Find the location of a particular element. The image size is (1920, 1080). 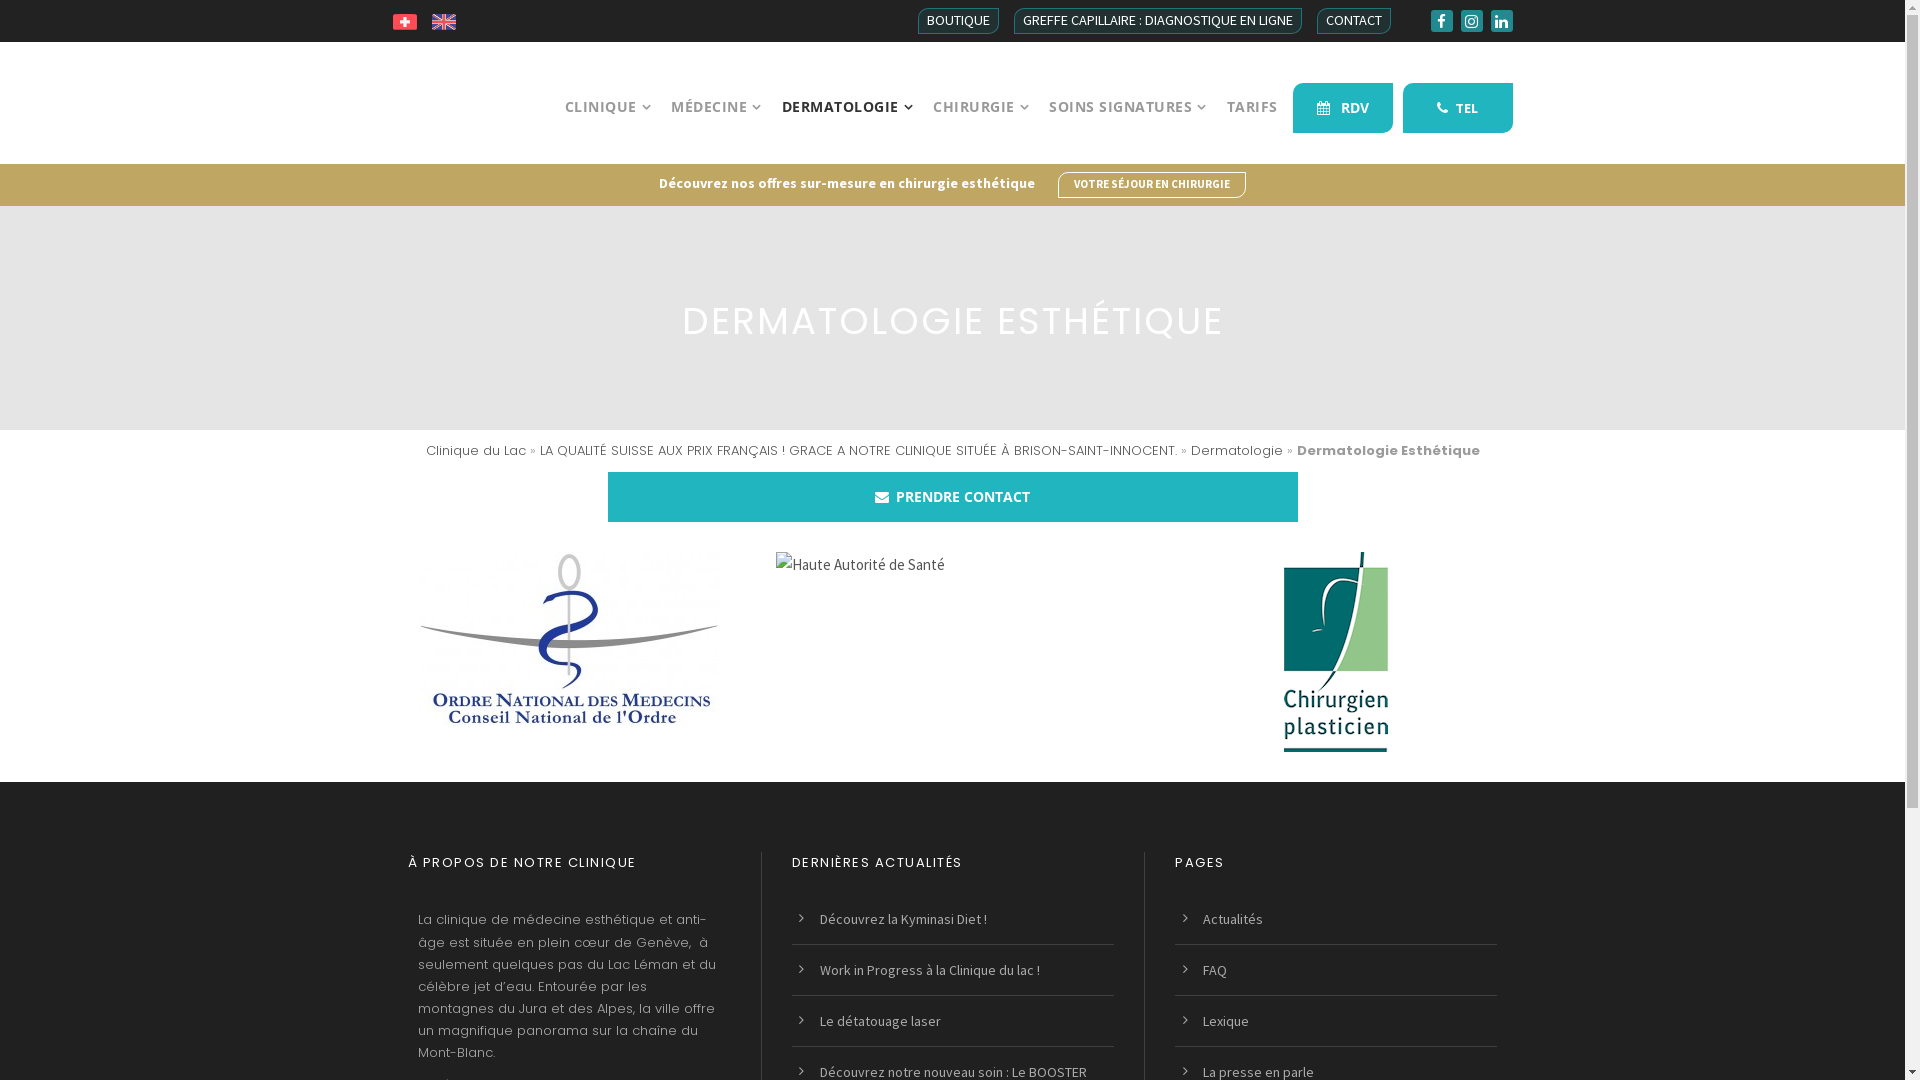

'CONTACT' is located at coordinates (1315, 20).